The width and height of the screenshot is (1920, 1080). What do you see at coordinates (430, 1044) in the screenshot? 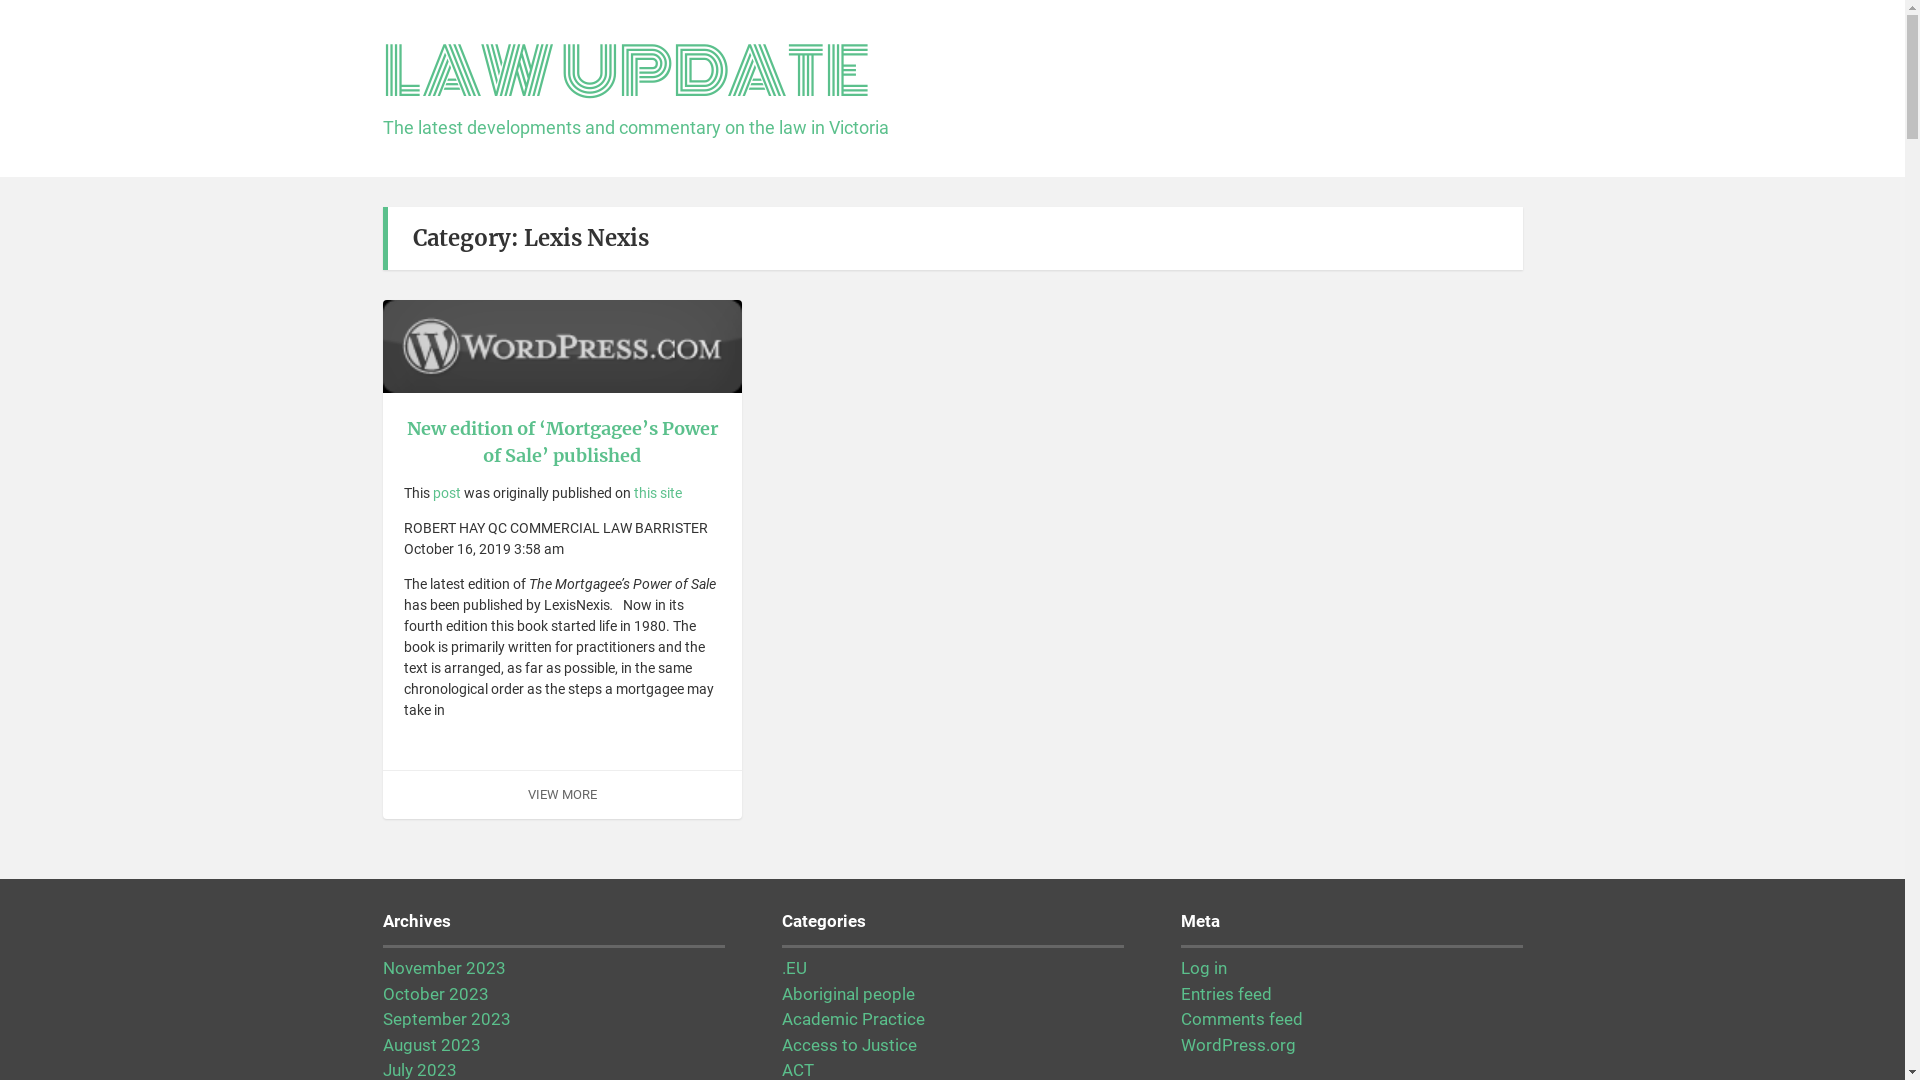
I see `'August 2023'` at bounding box center [430, 1044].